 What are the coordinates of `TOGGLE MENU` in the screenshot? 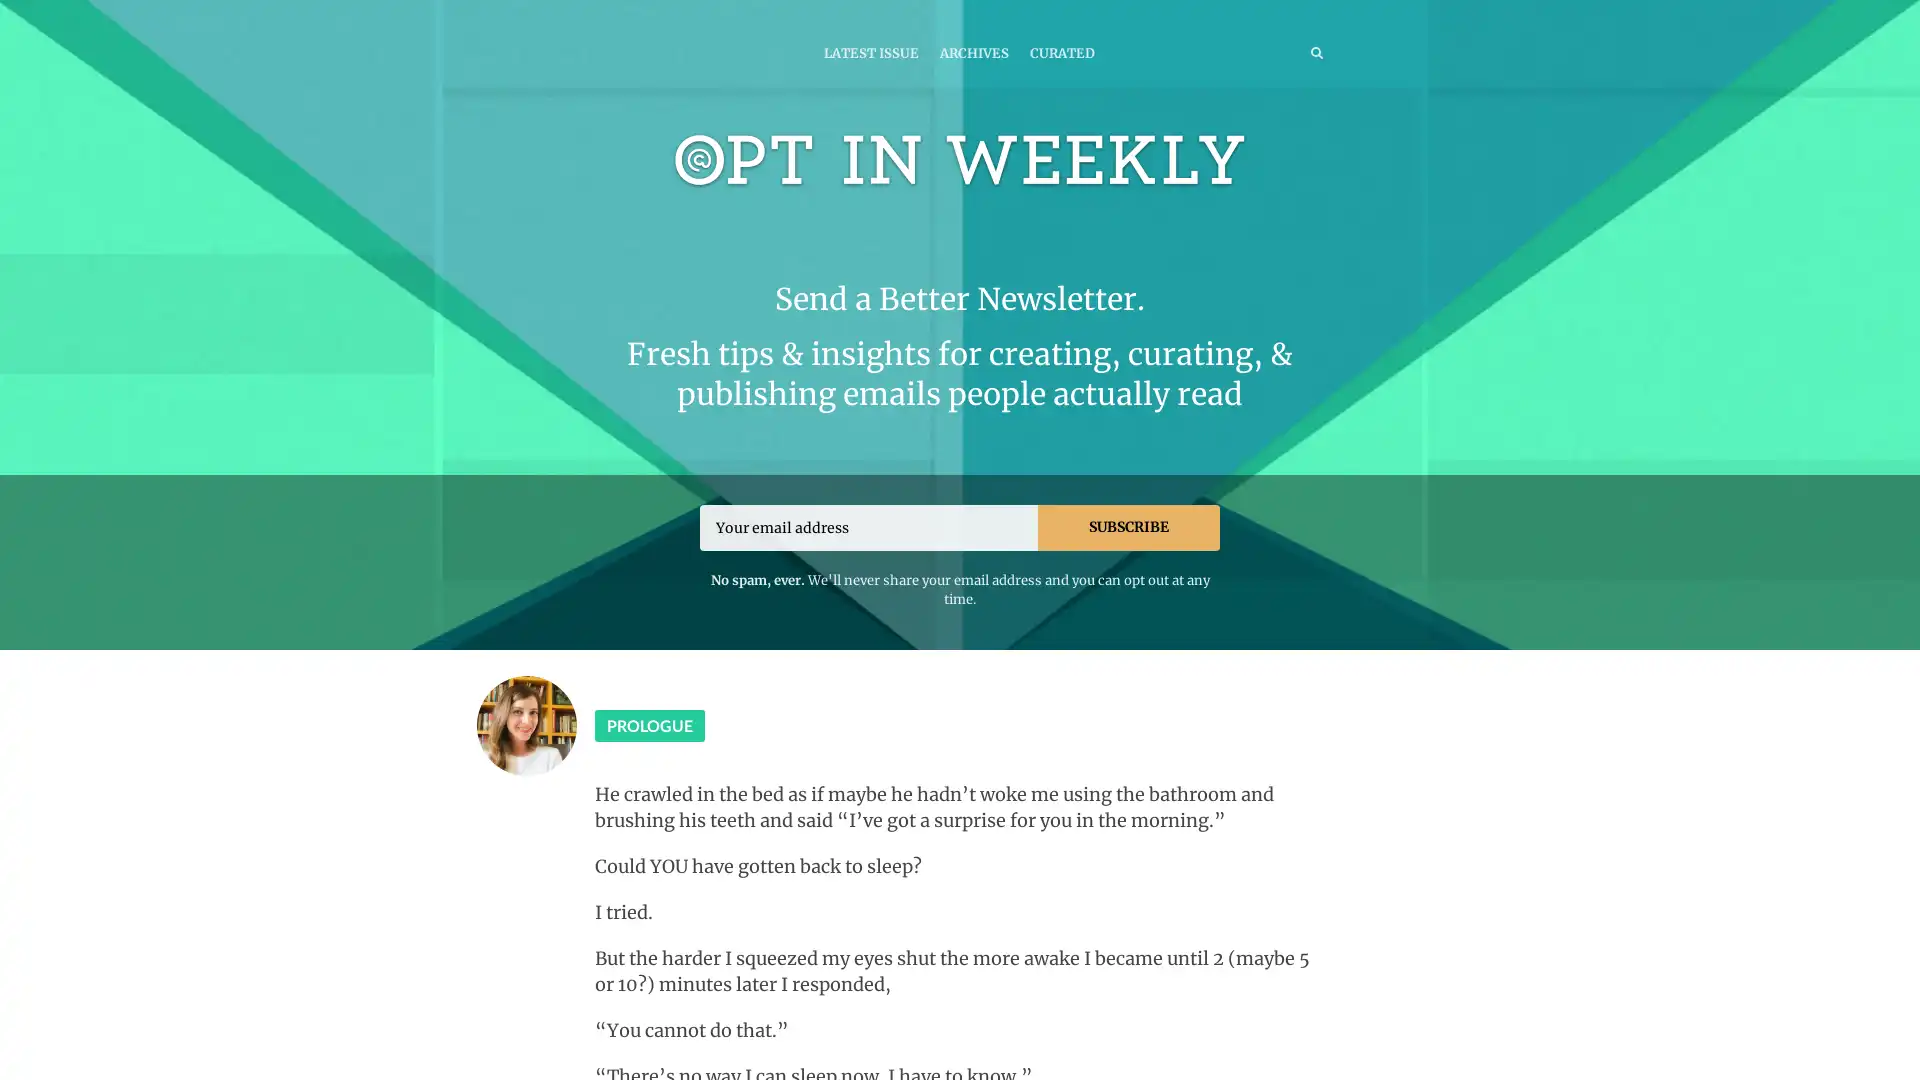 It's located at (598, 14).